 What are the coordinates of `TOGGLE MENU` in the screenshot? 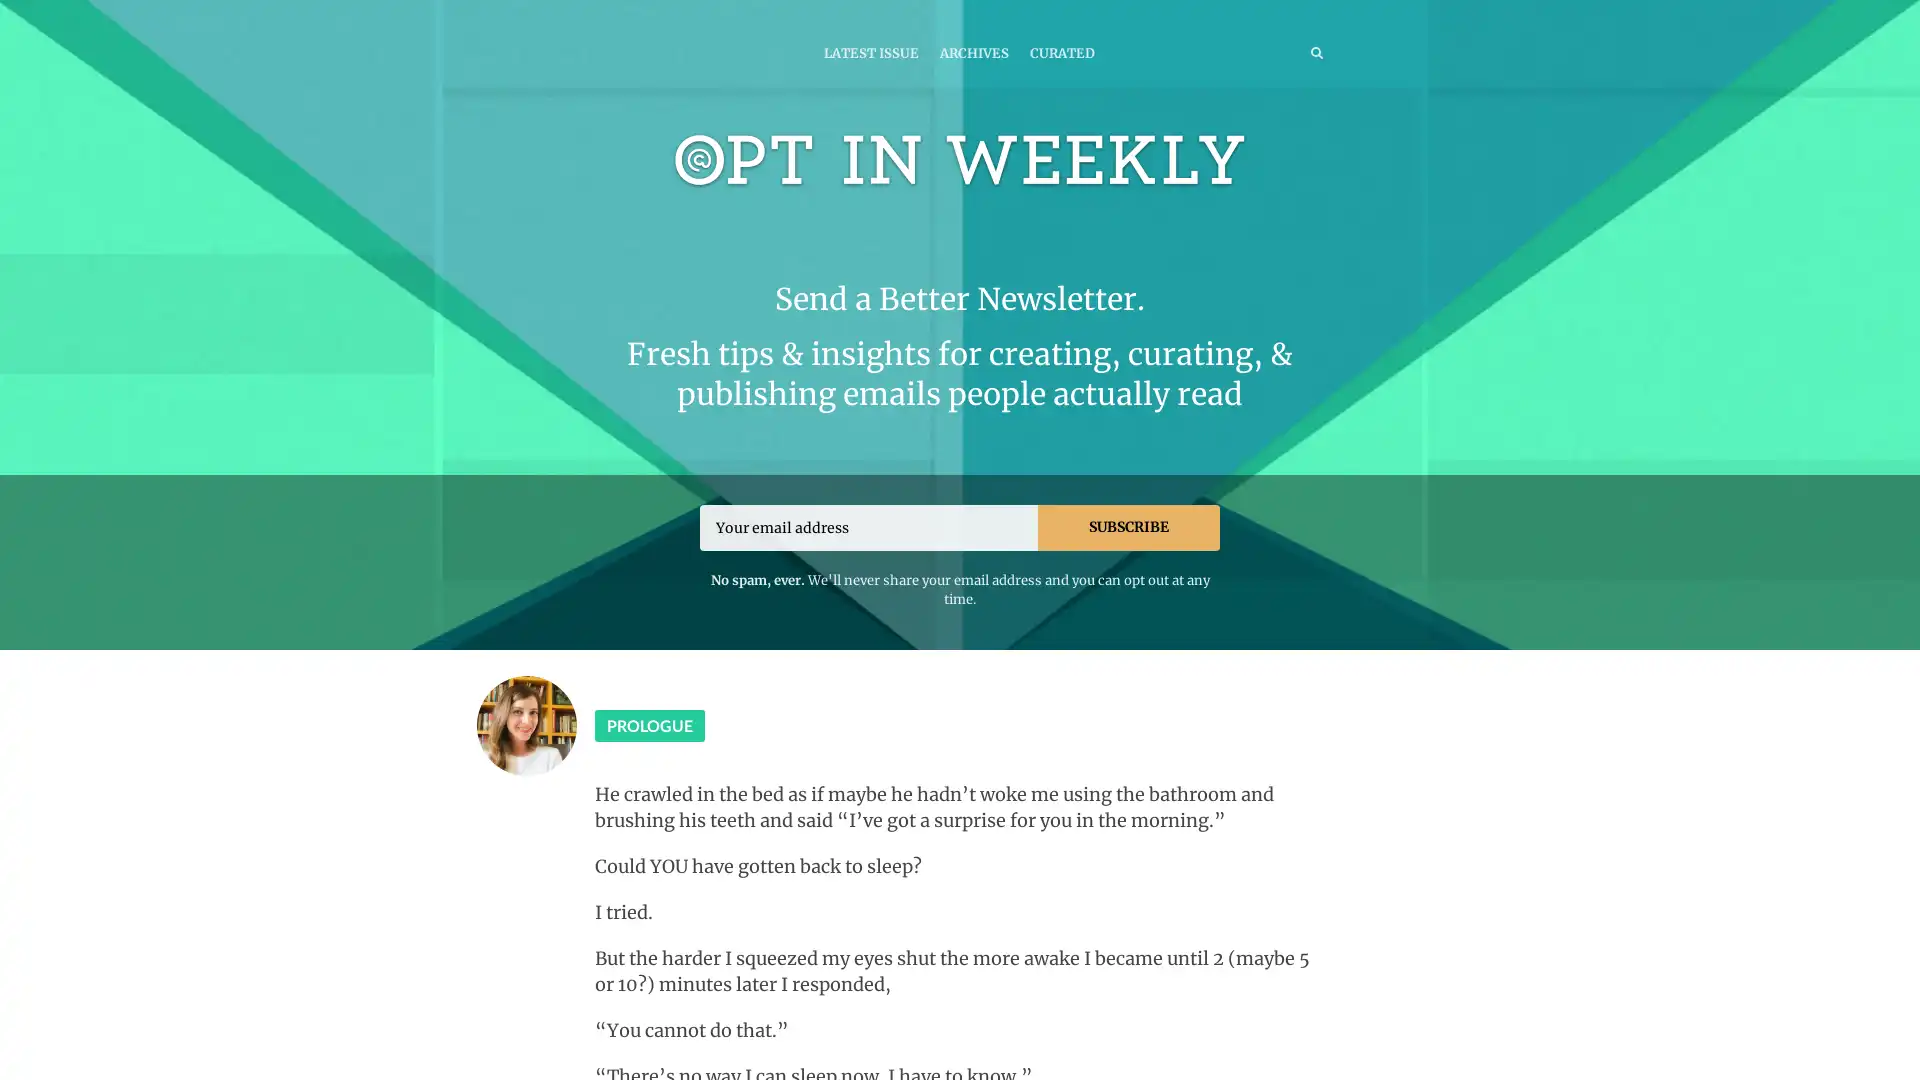 It's located at (598, 14).